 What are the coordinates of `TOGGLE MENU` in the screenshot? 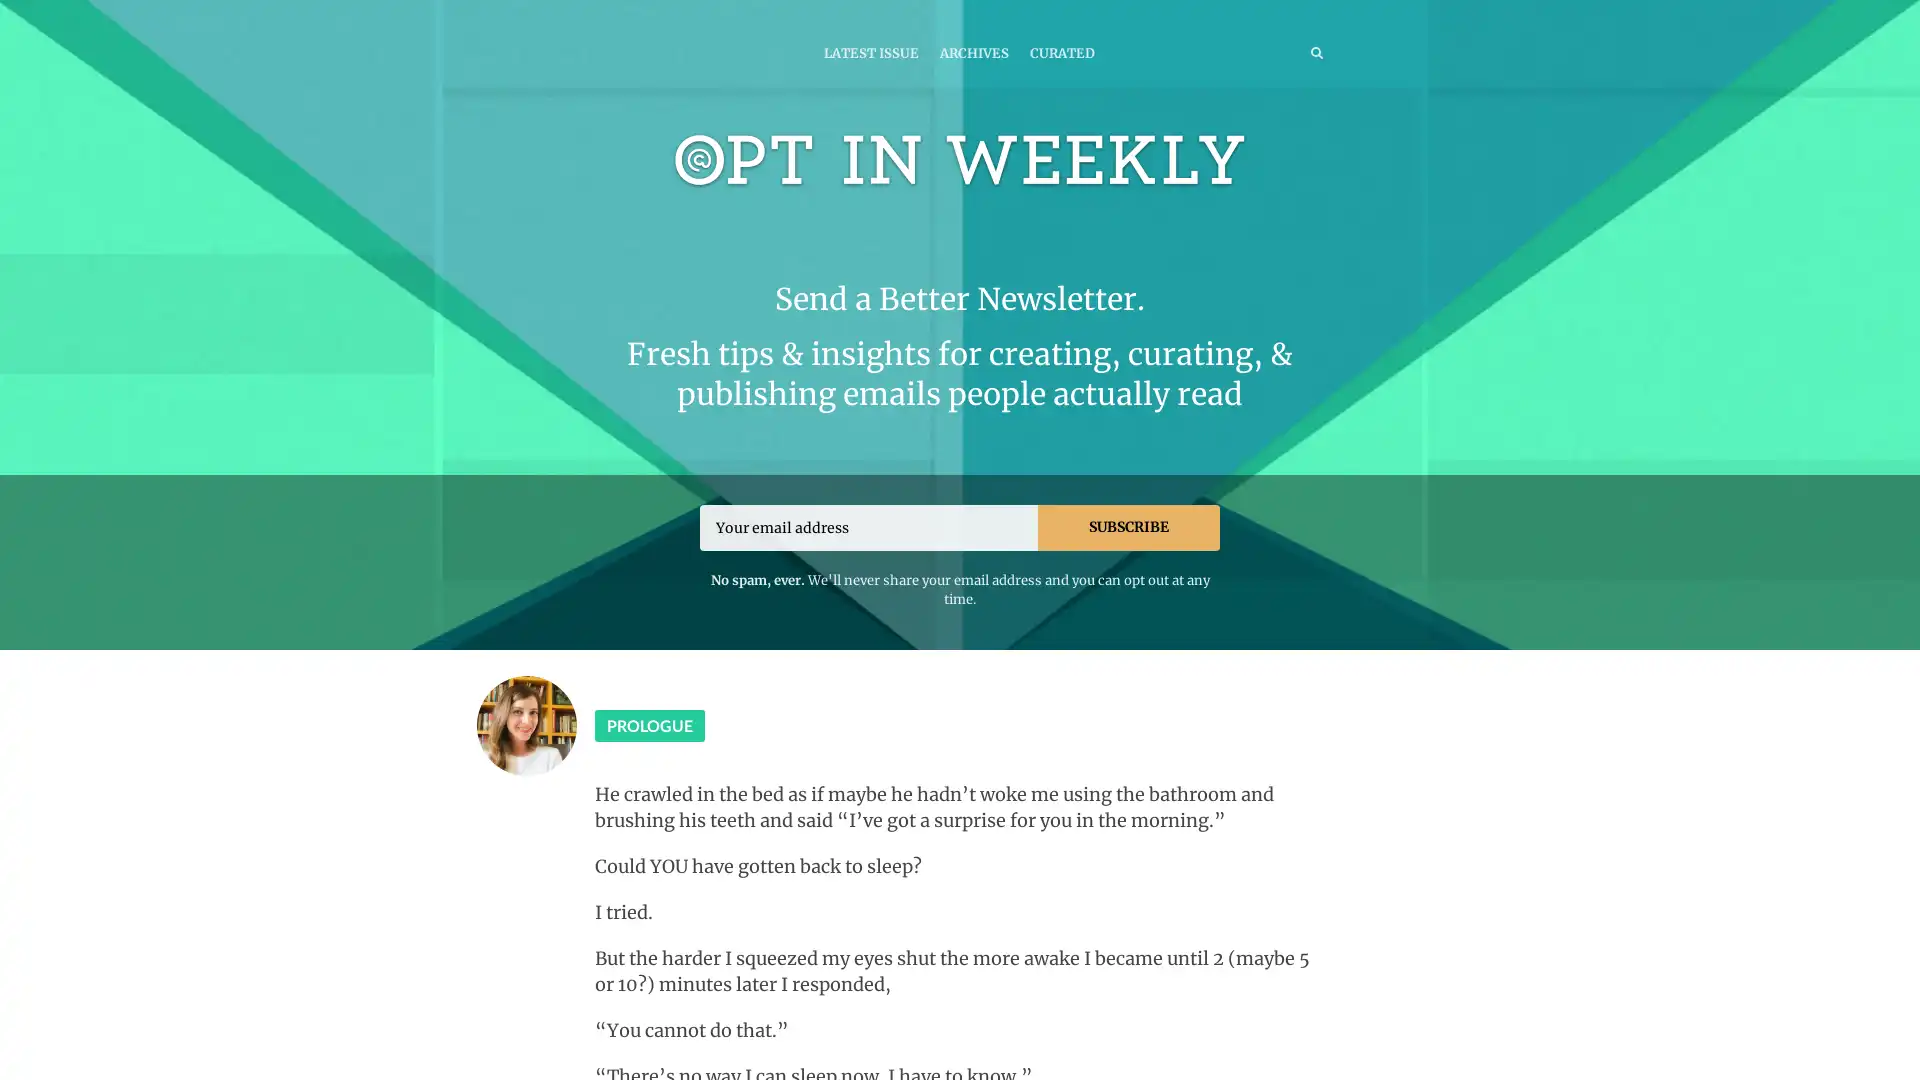 It's located at (598, 14).